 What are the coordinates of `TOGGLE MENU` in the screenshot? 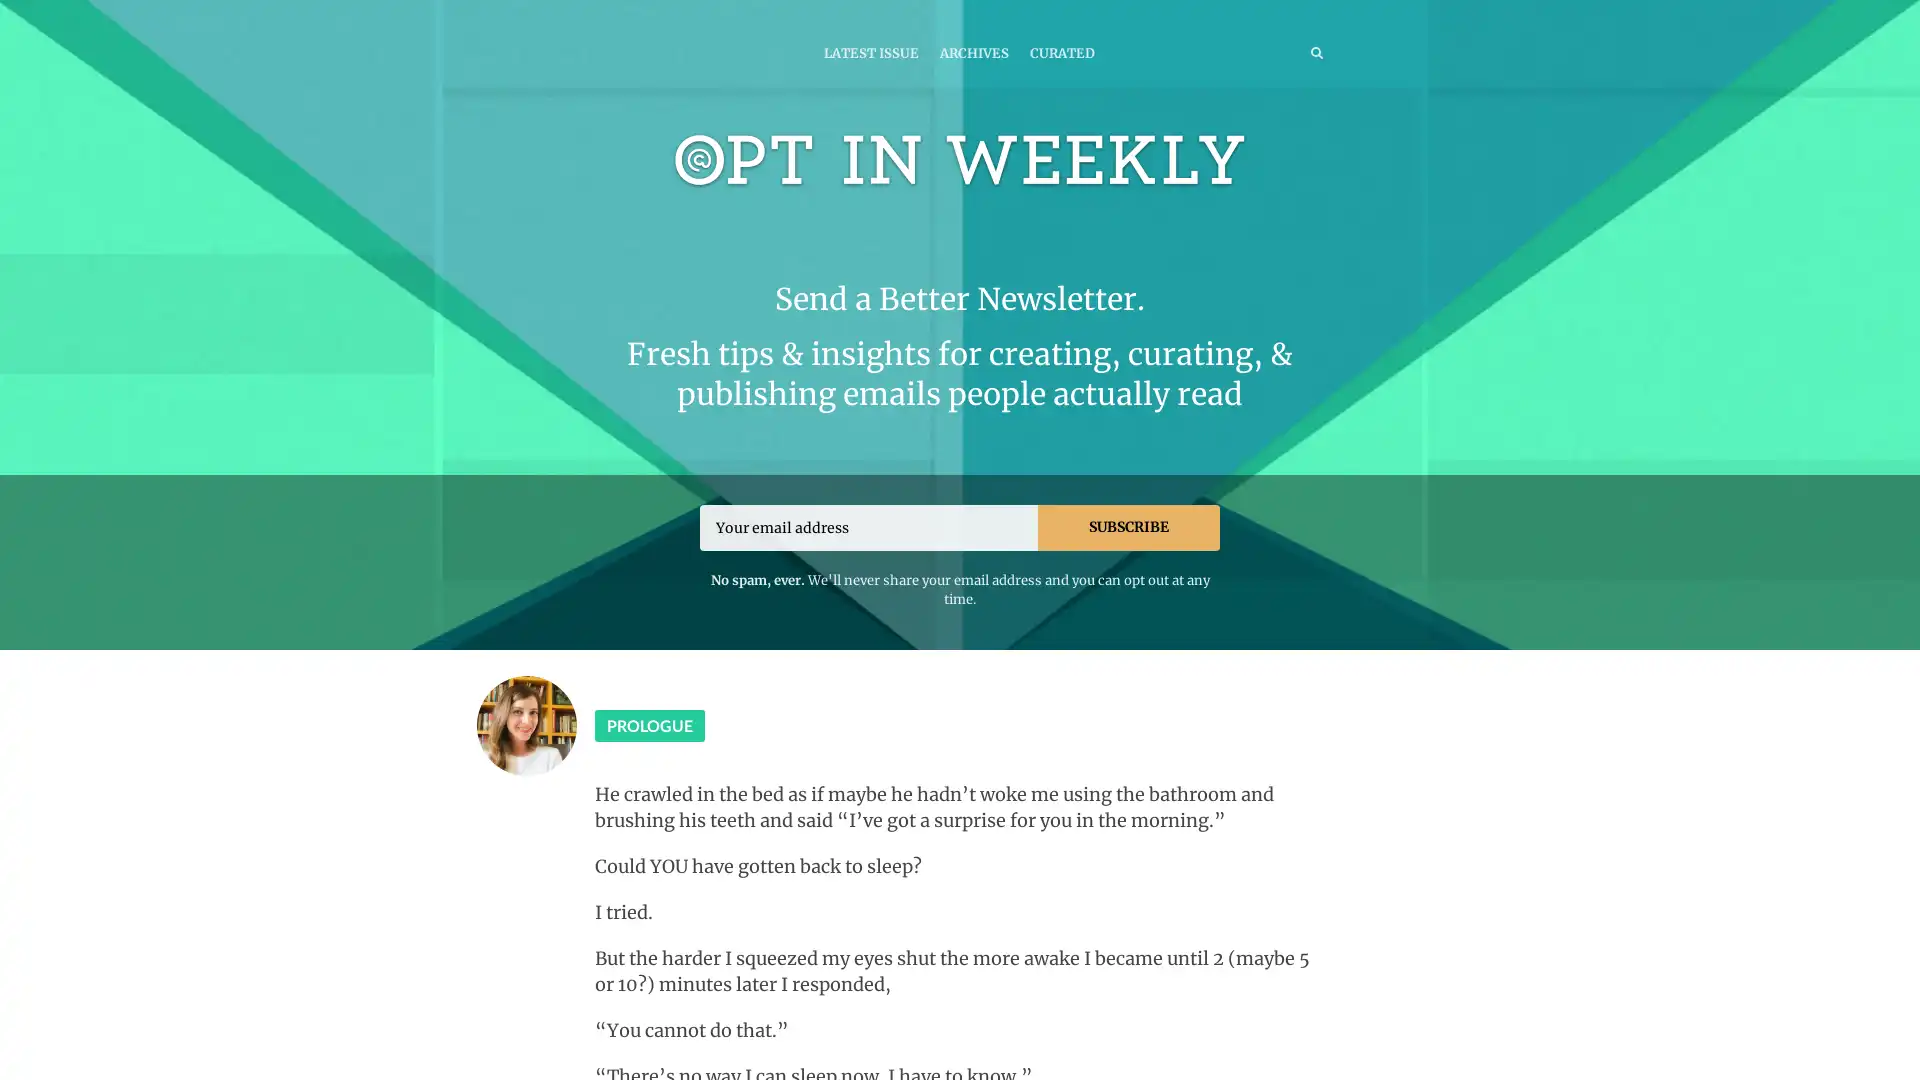 It's located at (598, 14).